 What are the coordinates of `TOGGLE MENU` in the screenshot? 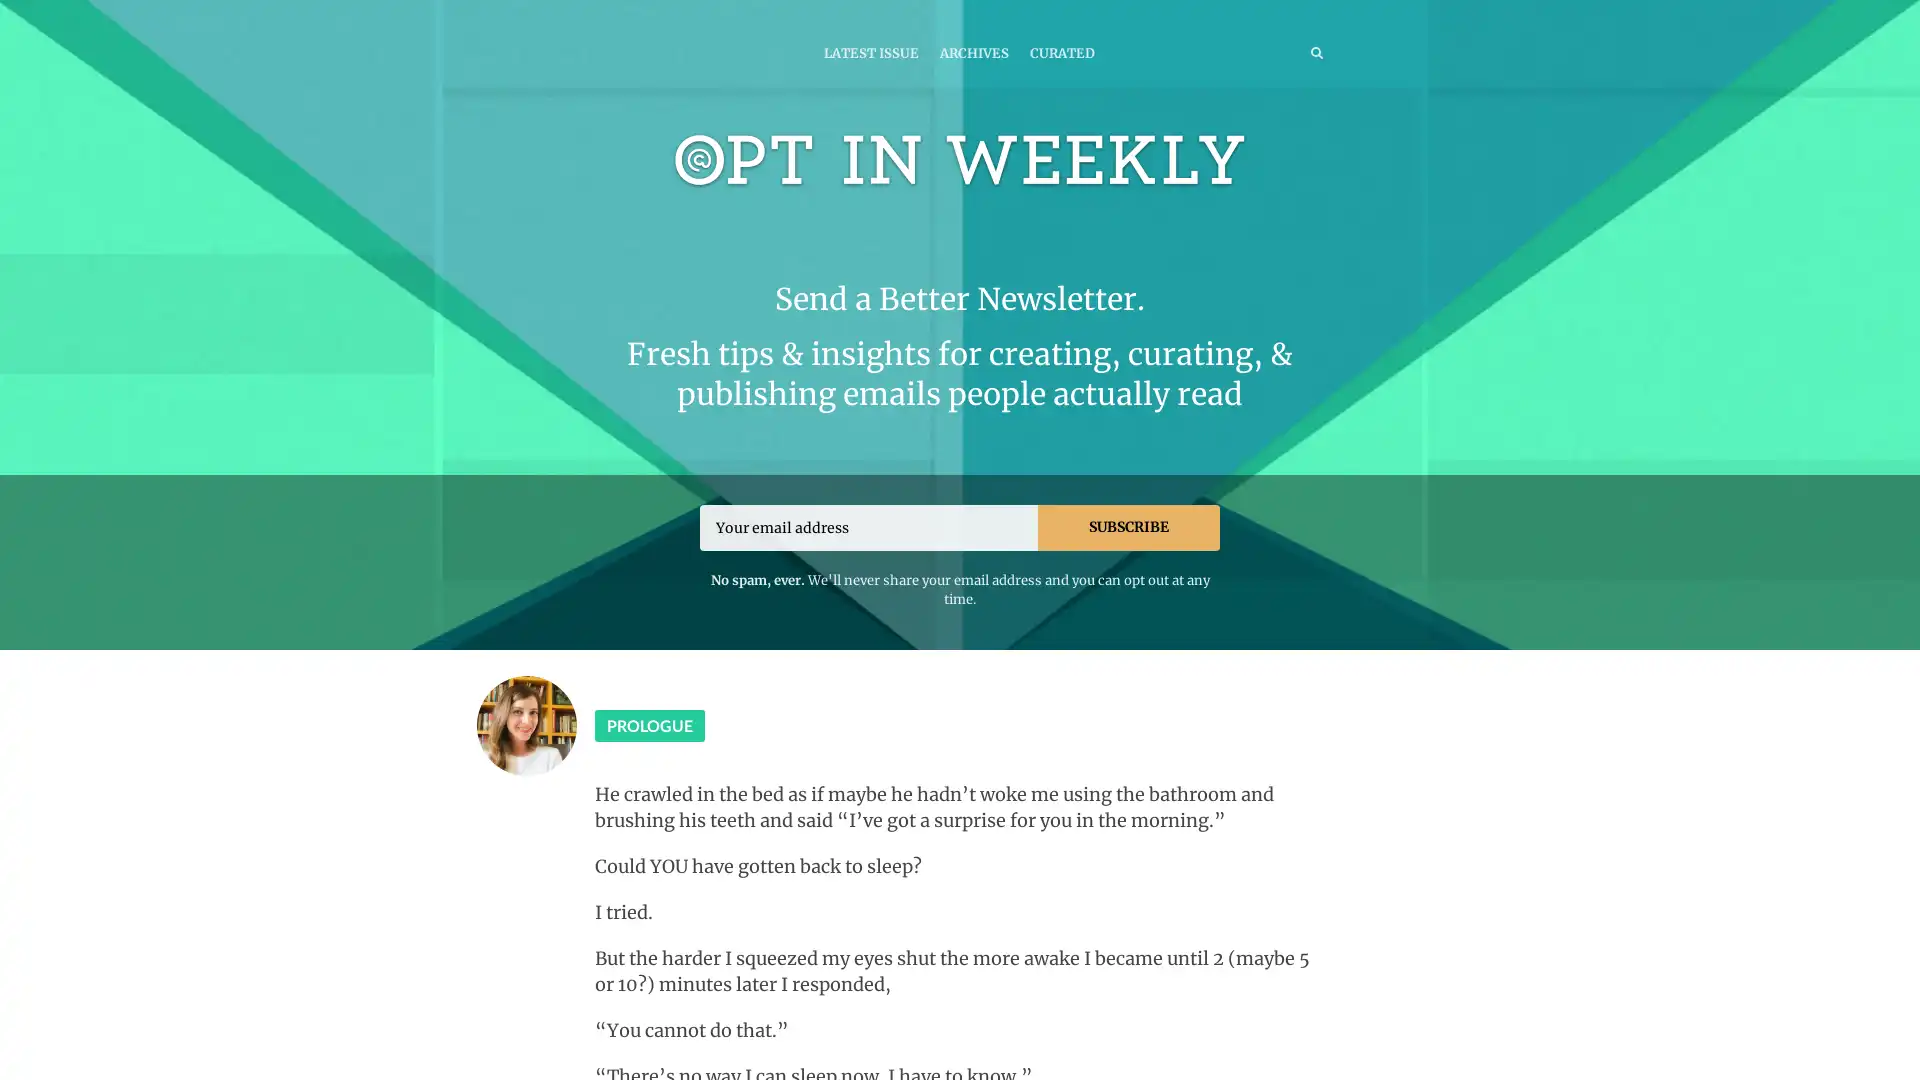 It's located at (598, 14).